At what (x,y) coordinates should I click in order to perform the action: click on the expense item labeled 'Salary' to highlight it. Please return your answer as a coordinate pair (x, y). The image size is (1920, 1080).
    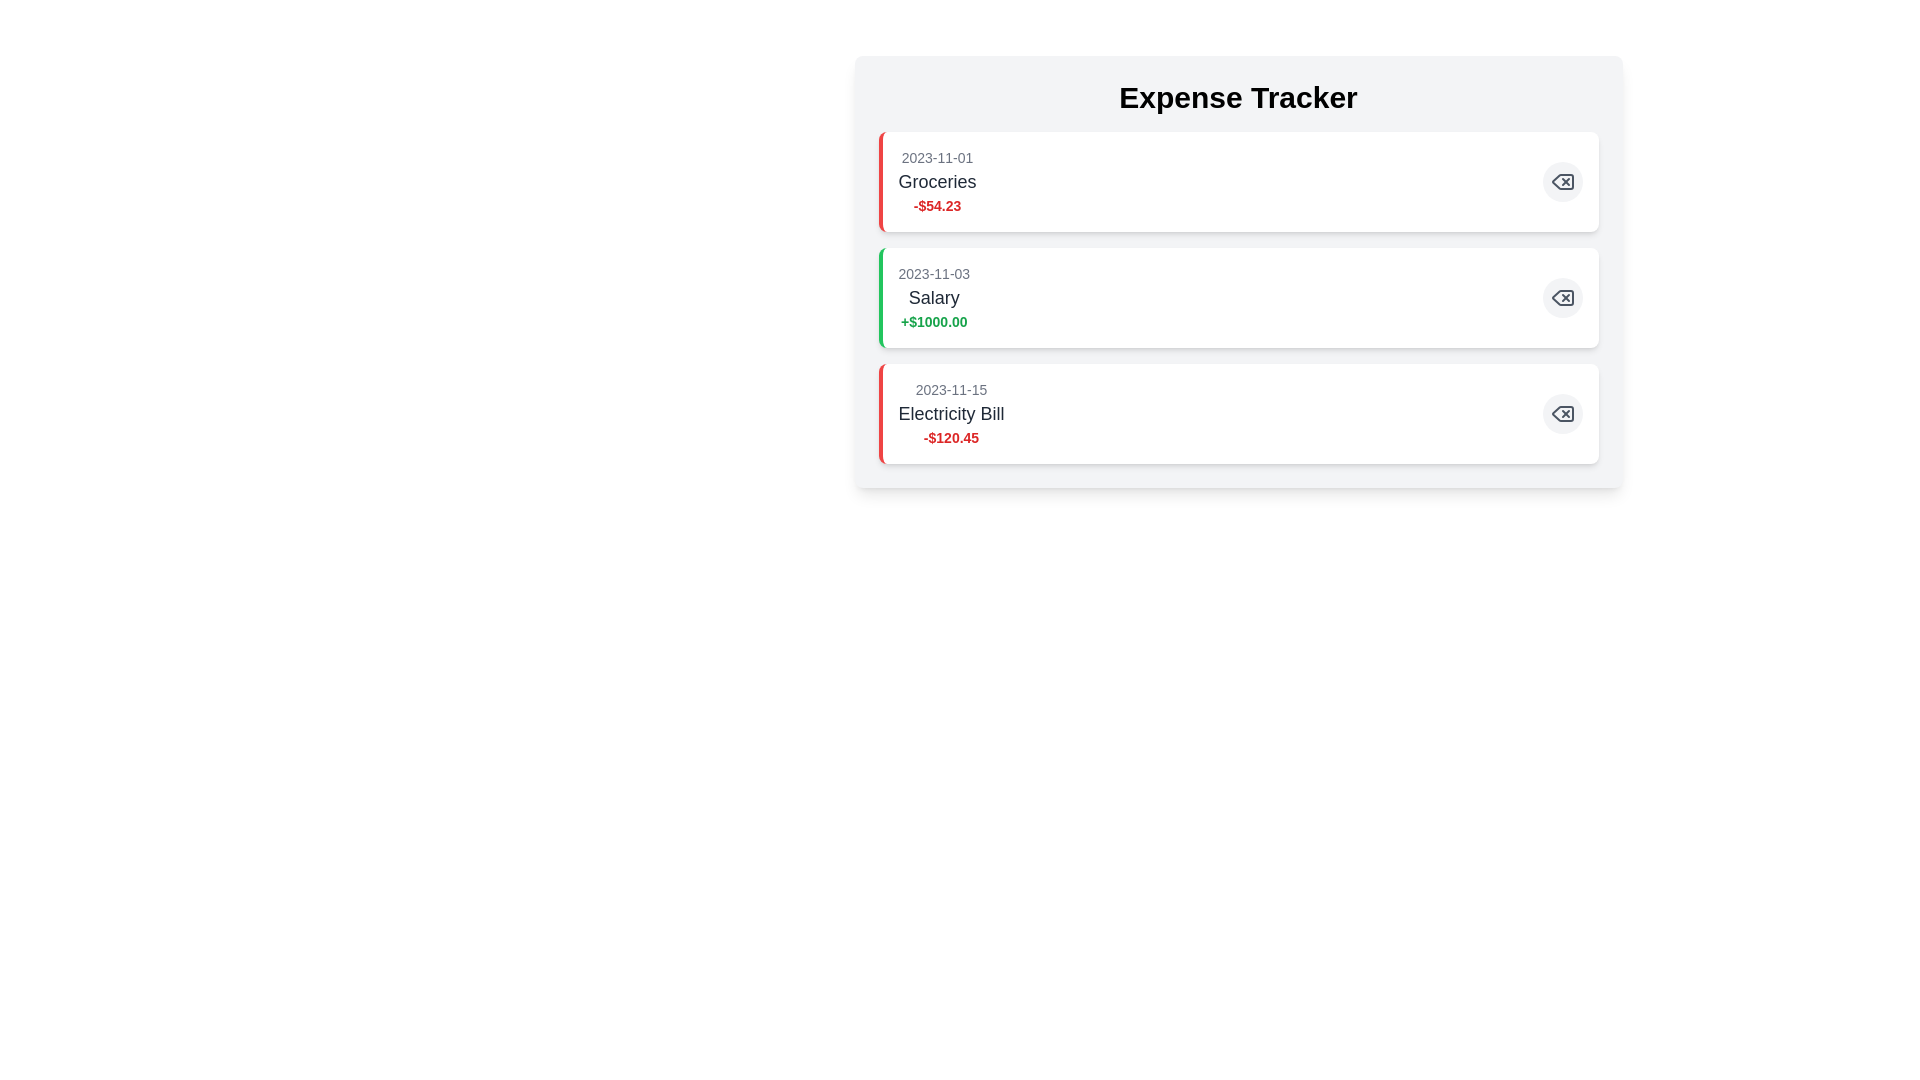
    Looking at the image, I should click on (1237, 297).